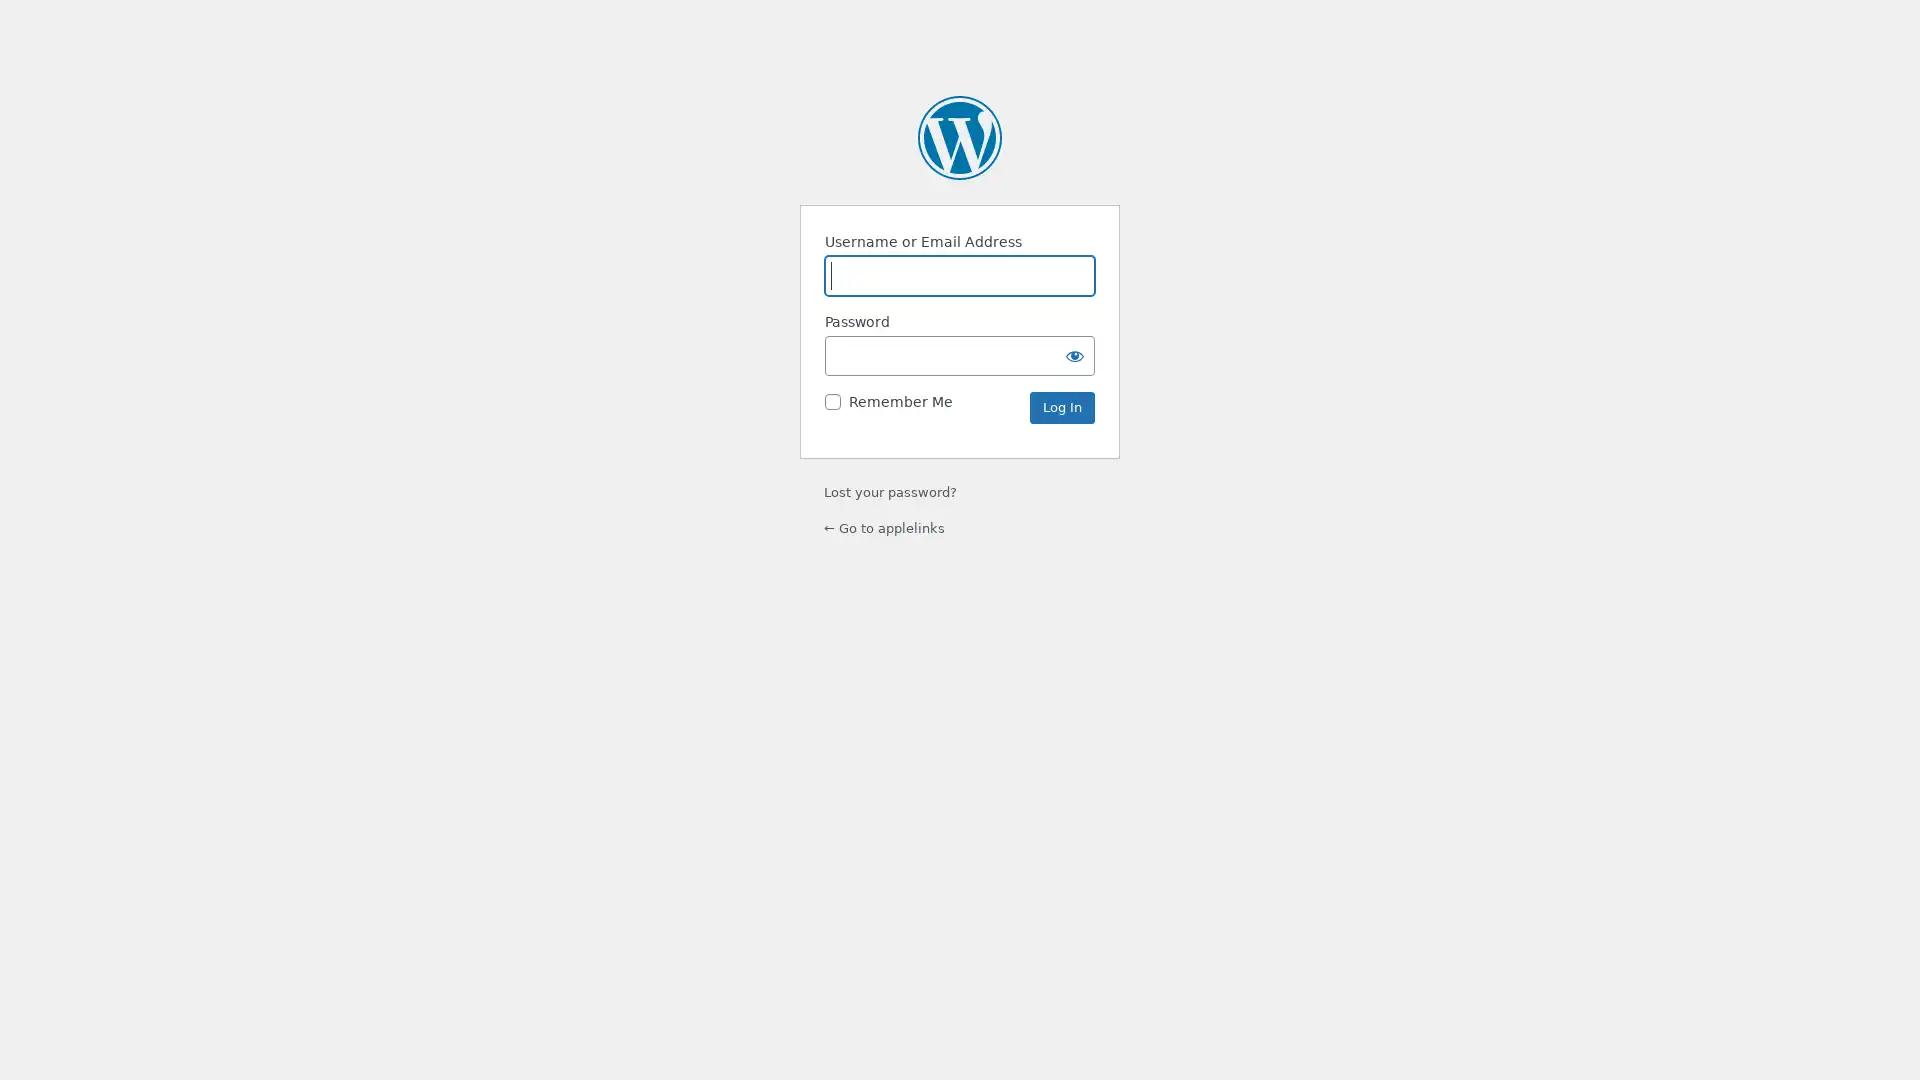  I want to click on Show password, so click(1074, 354).